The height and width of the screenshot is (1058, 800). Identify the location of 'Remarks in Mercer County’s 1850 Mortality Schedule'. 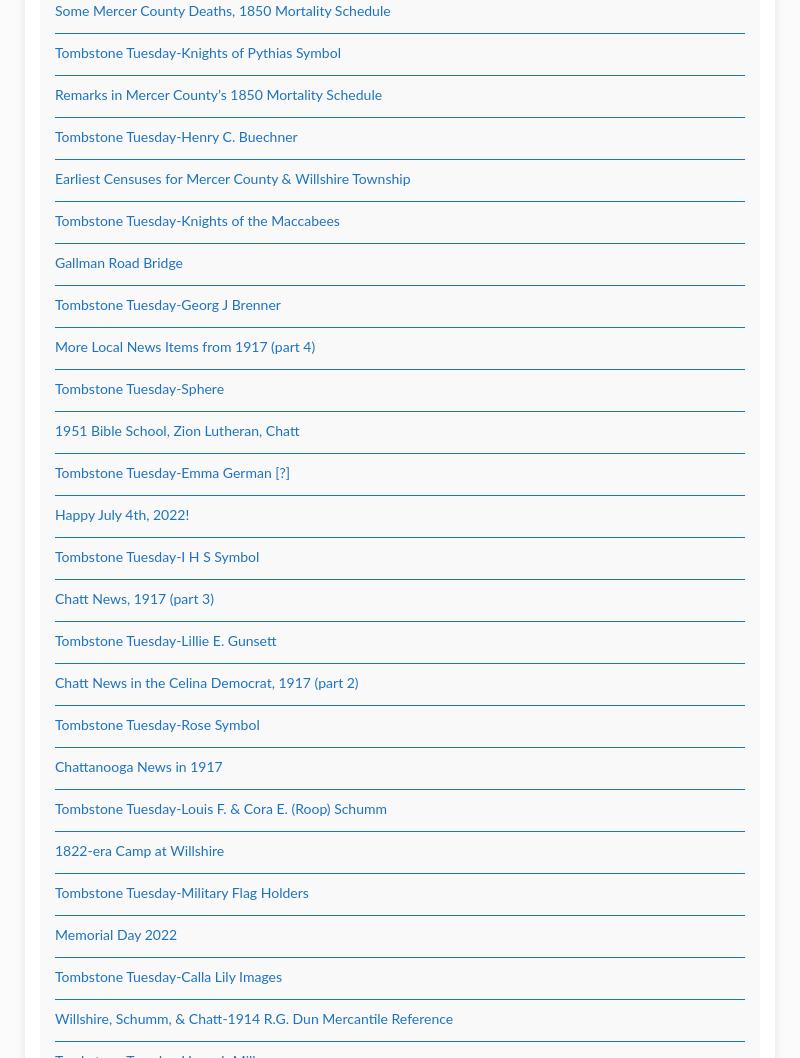
(218, 94).